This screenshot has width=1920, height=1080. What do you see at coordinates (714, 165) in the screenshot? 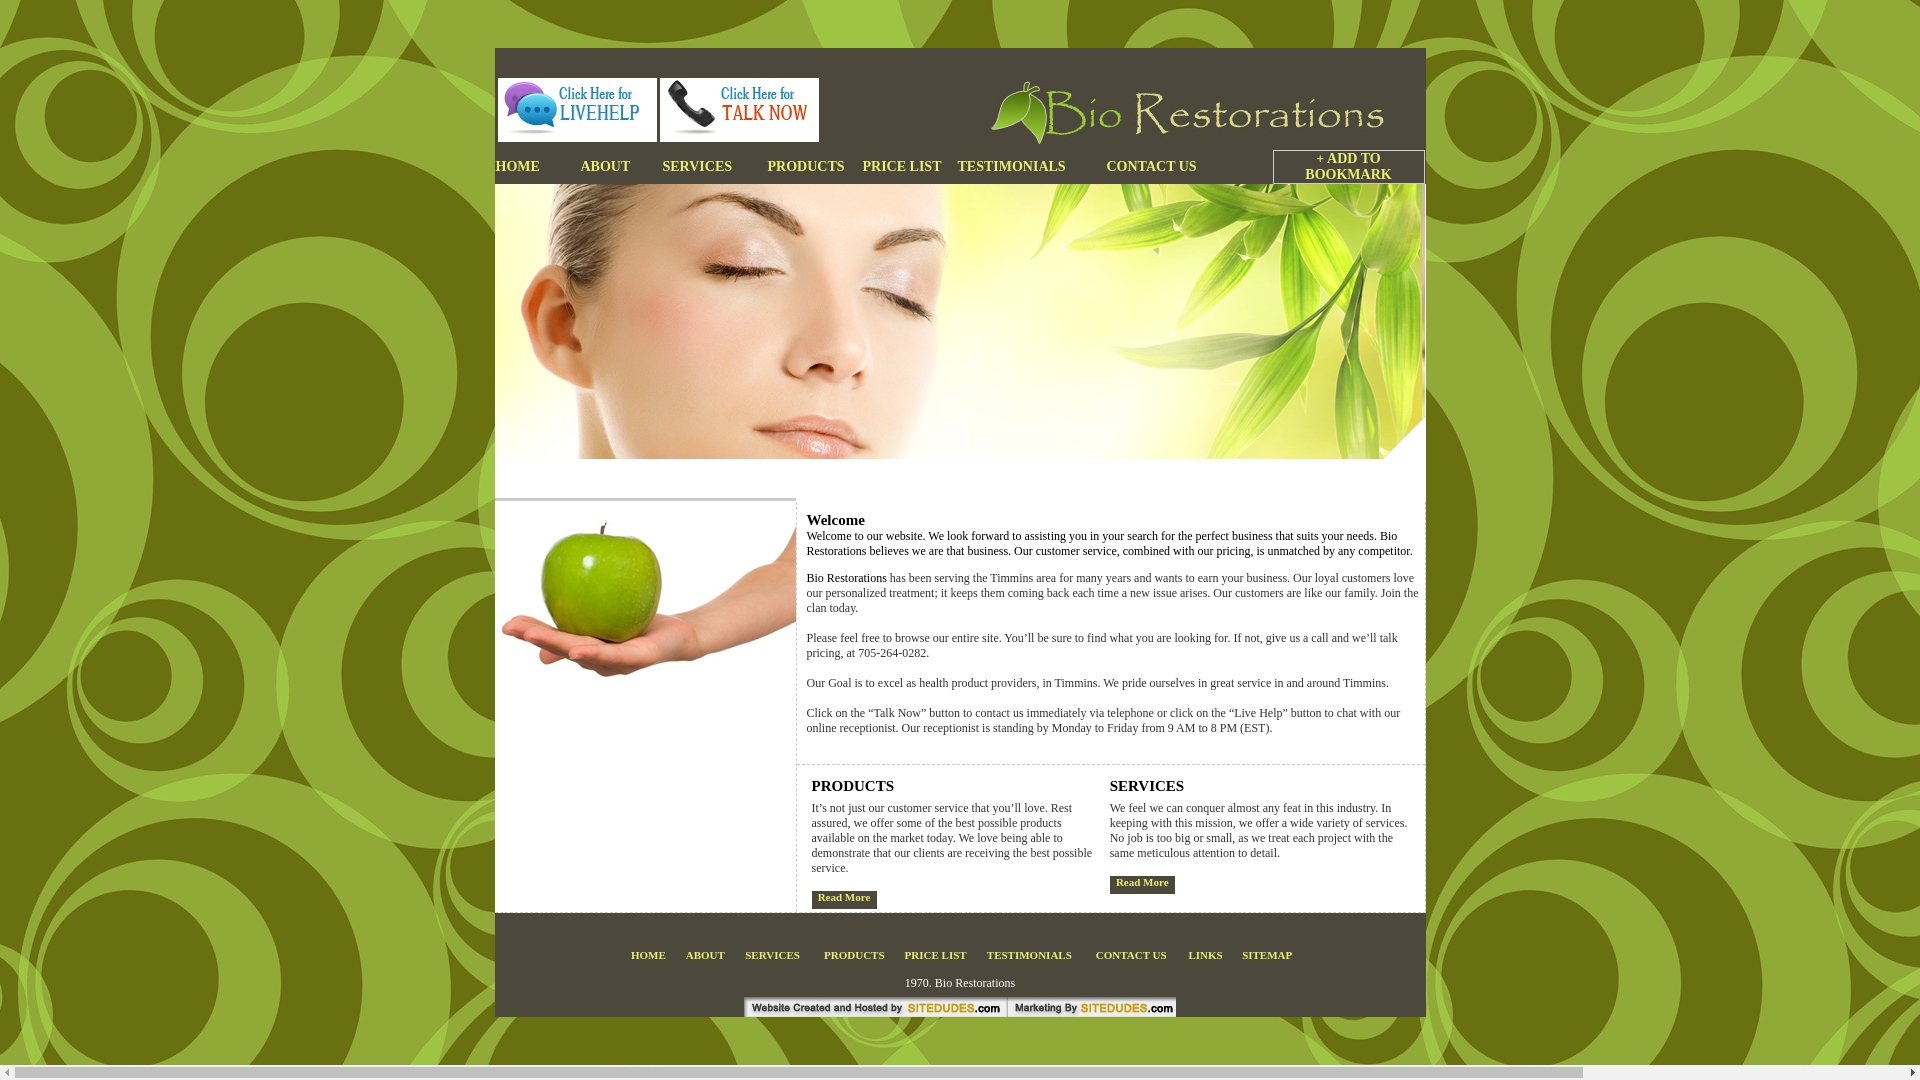
I see `'SERVICES'` at bounding box center [714, 165].